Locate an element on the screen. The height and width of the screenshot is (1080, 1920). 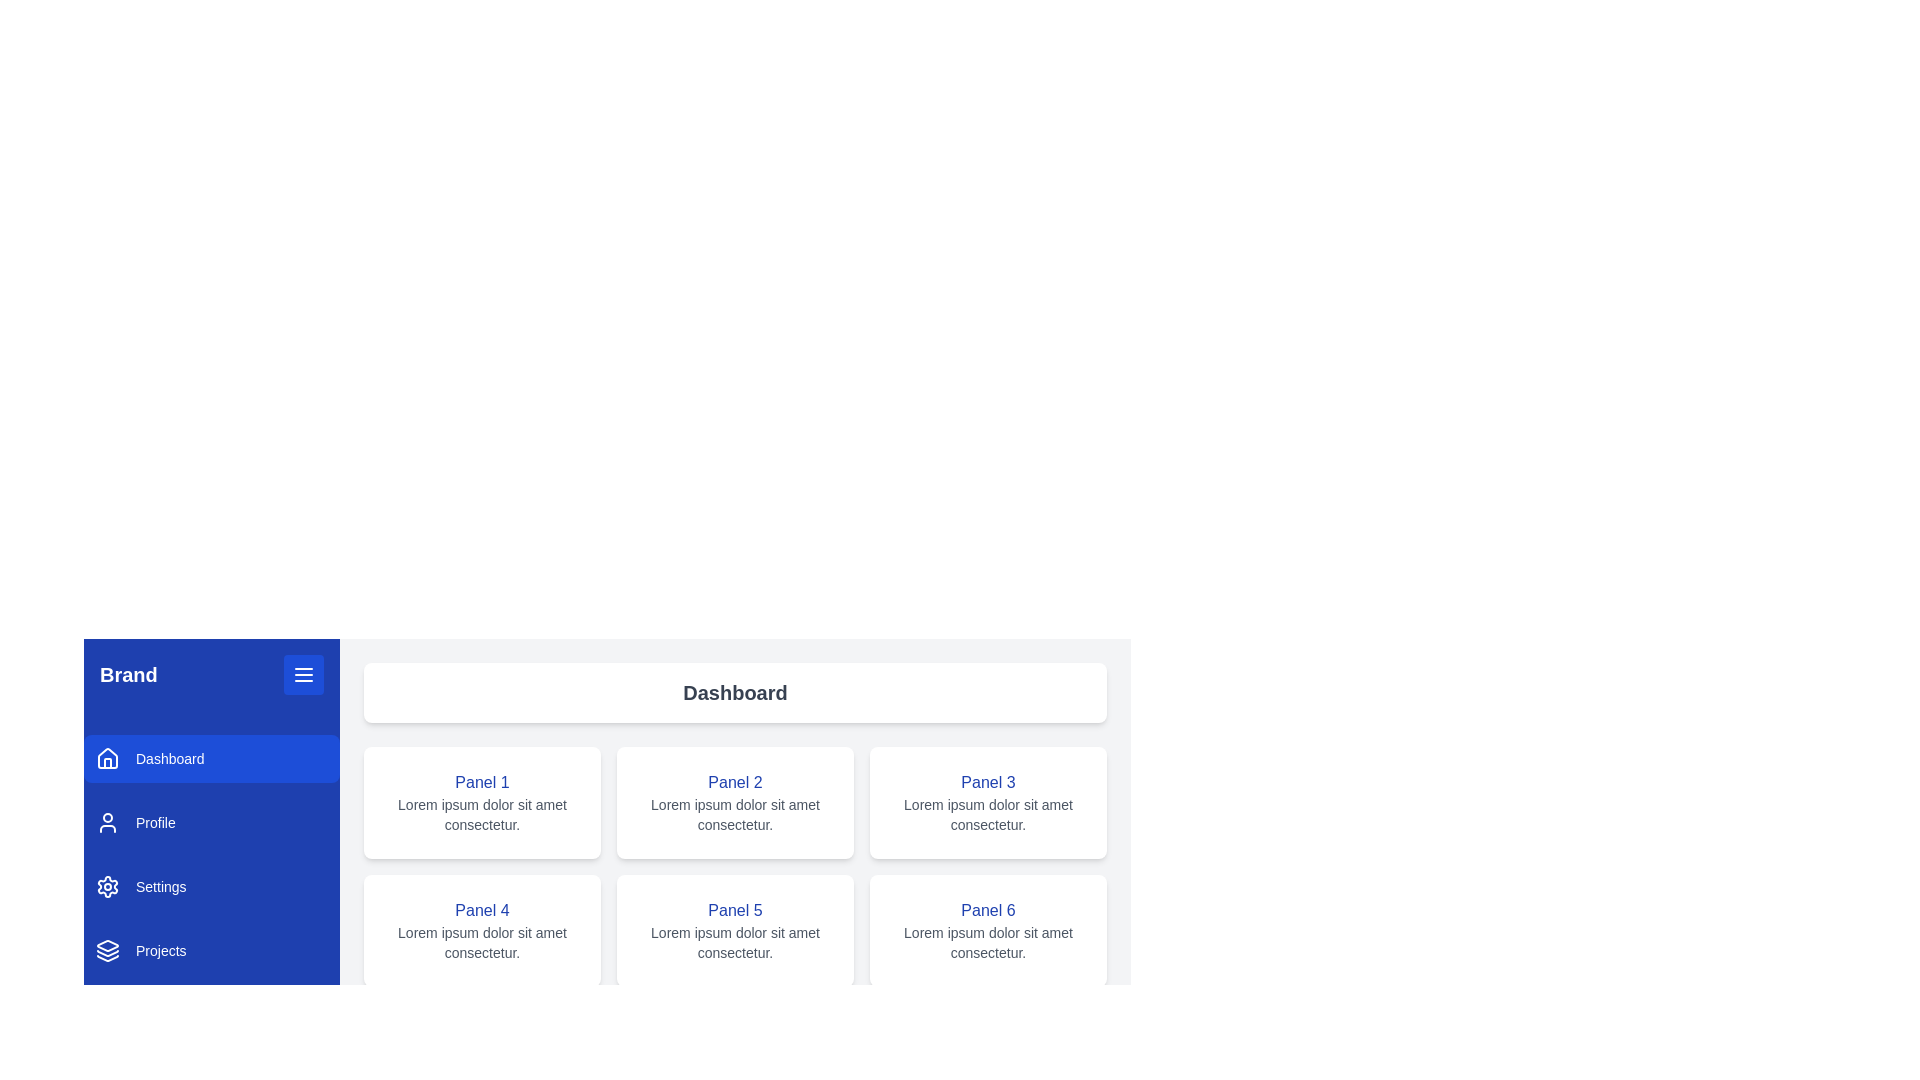
the 'Dashboard' menu item icon, which is a house icon located on the left-hand sidebar with a blue background and white text is located at coordinates (107, 758).